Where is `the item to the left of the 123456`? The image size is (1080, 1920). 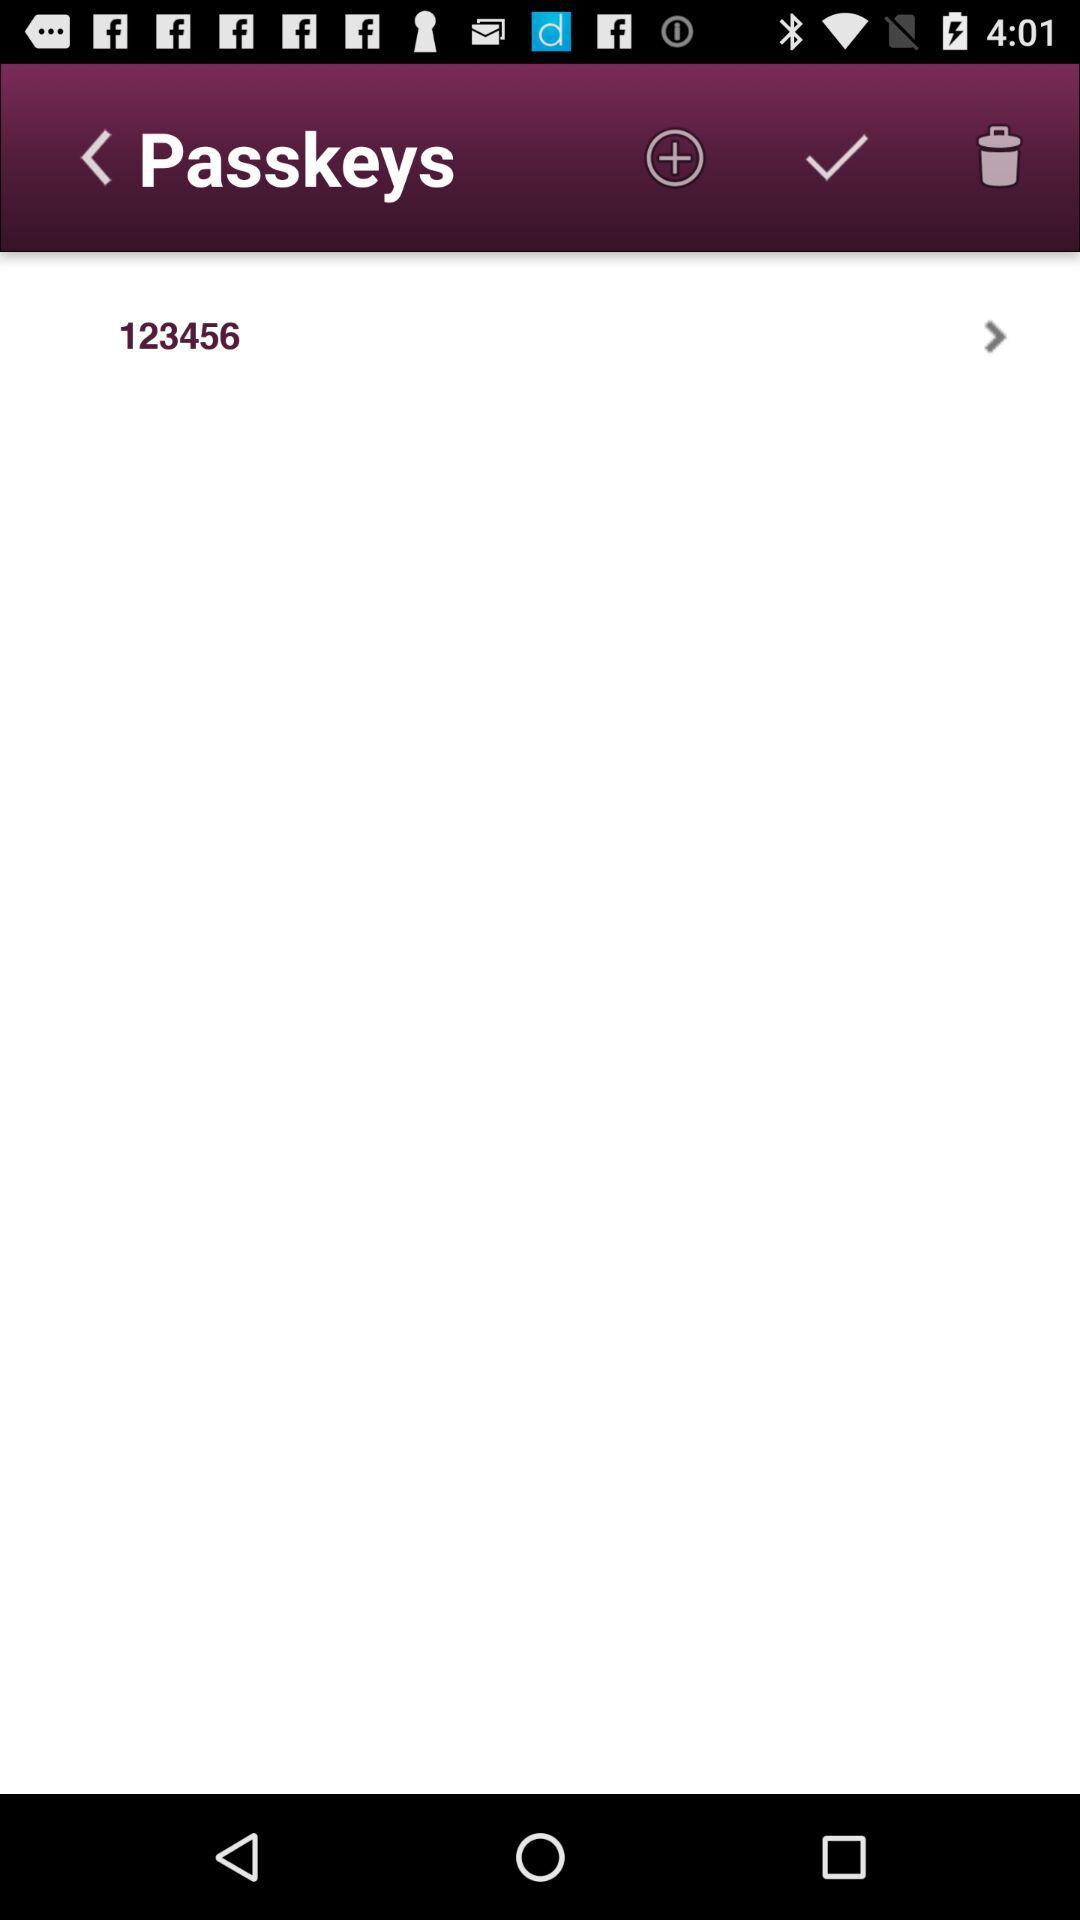
the item to the left of the 123456 is located at coordinates (58, 336).